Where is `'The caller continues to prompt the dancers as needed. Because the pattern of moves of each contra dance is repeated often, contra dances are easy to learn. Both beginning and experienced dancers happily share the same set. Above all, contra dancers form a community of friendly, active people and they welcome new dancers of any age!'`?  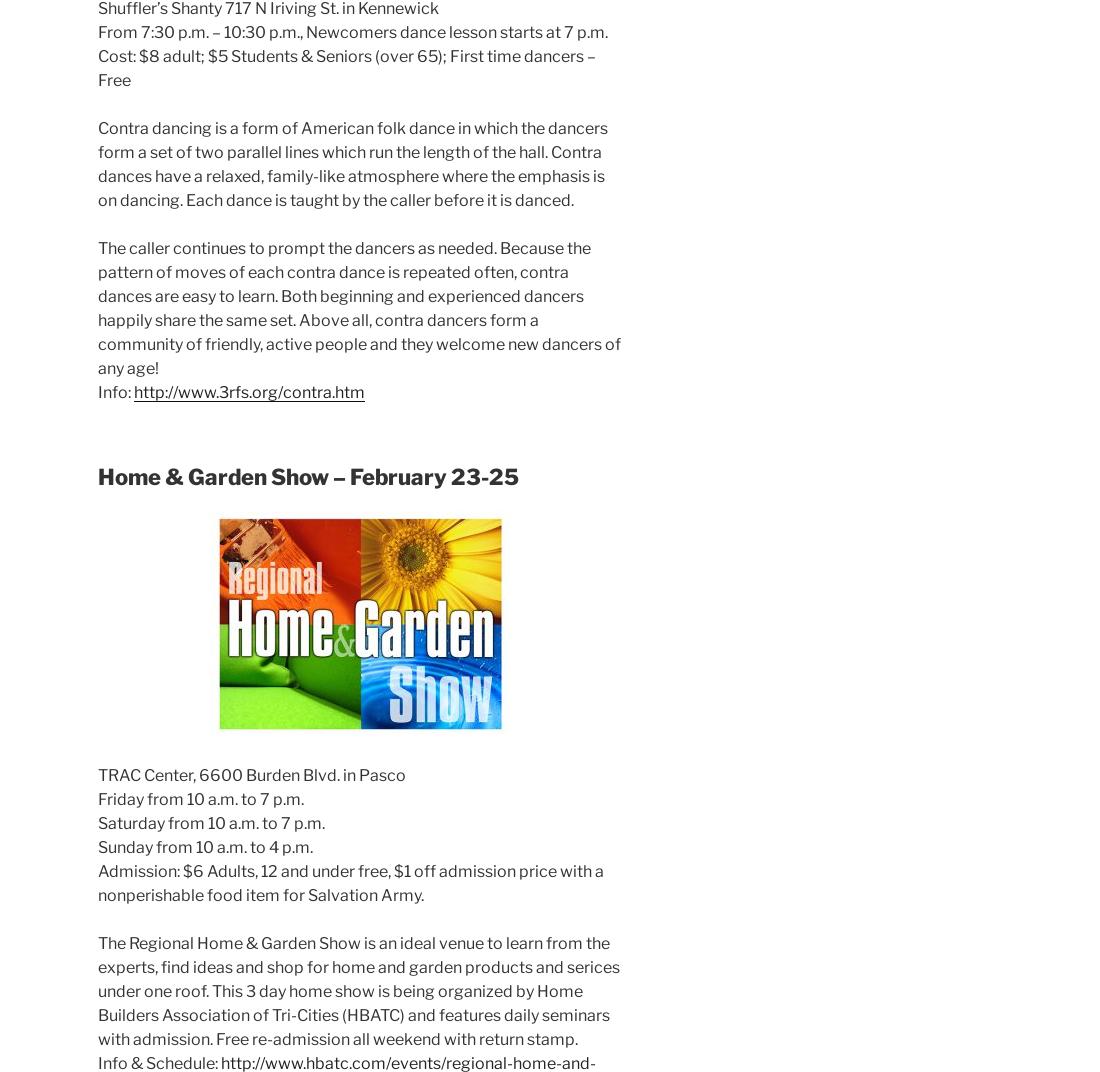 'The caller continues to prompt the dancers as needed. Because the pattern of moves of each contra dance is repeated often, contra dances are easy to learn. Both beginning and experienced dancers happily share the same set. Above all, contra dancers form a community of friendly, active people and they welcome new dancers of any age!' is located at coordinates (359, 307).